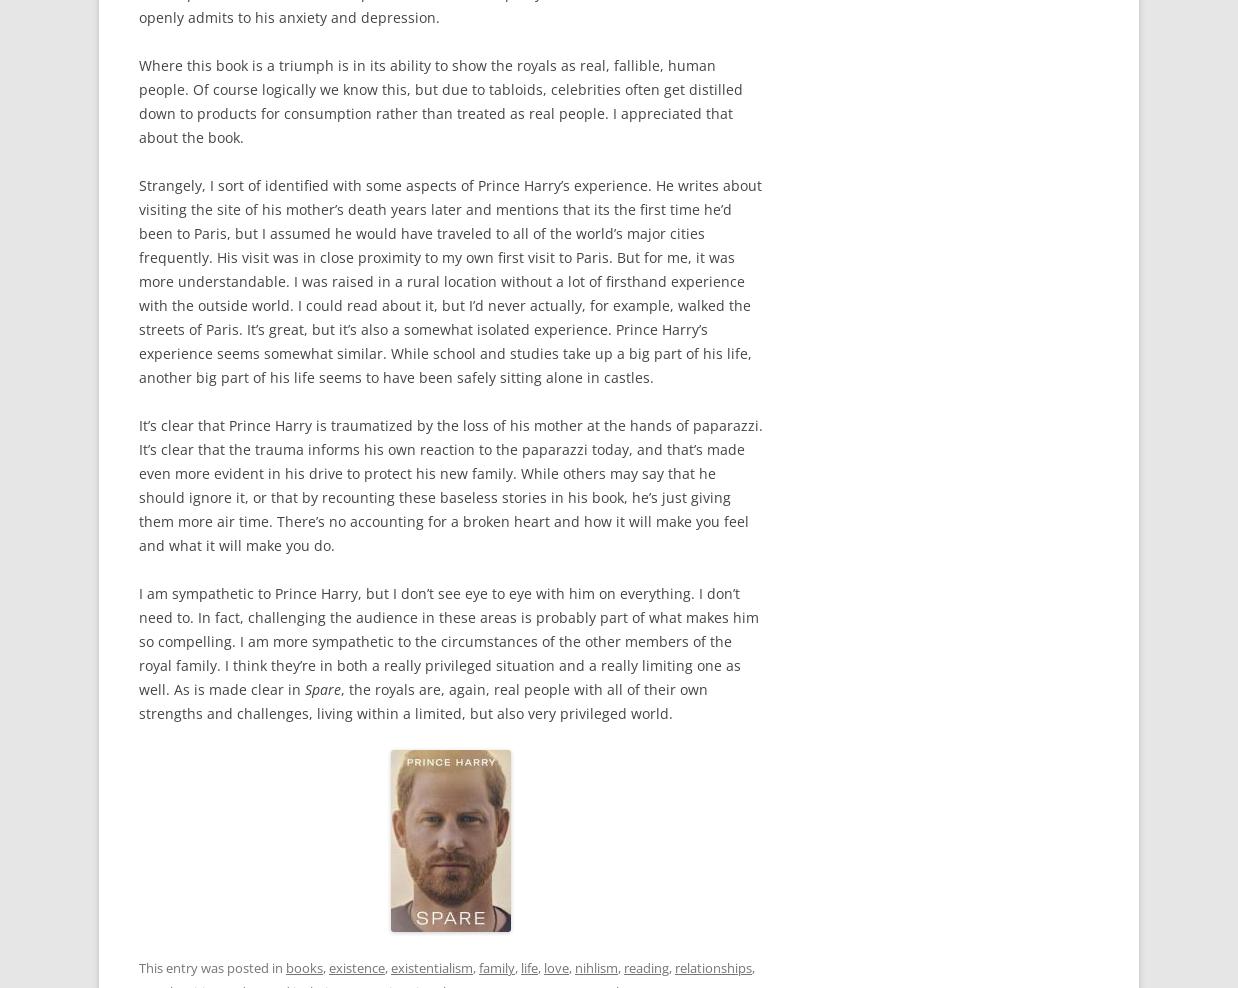  Describe the element at coordinates (211, 968) in the screenshot. I see `'This entry was posted in'` at that location.